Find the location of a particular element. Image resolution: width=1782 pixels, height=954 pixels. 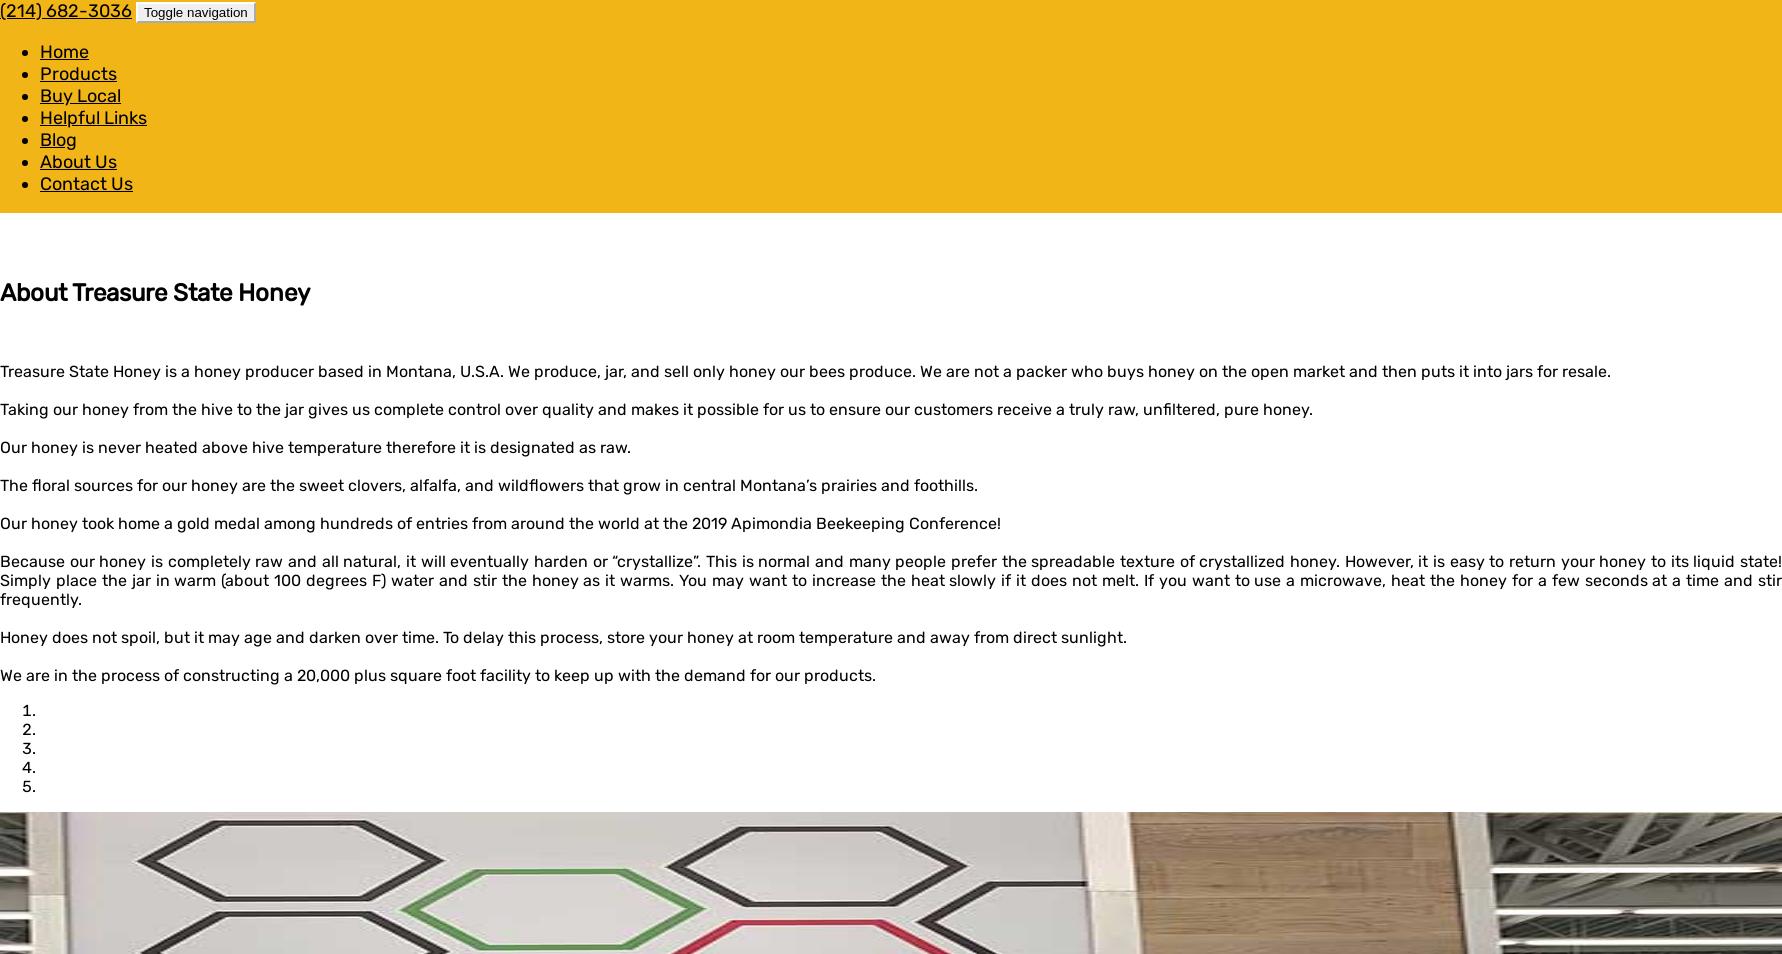

'Treasure State Honey is a honey producer based in Montana, U.S.A. We produce, jar, and sell only honey our bees produce. We are not a packer who buys honey on the open market and then puts it into jars for resale.' is located at coordinates (0, 370).